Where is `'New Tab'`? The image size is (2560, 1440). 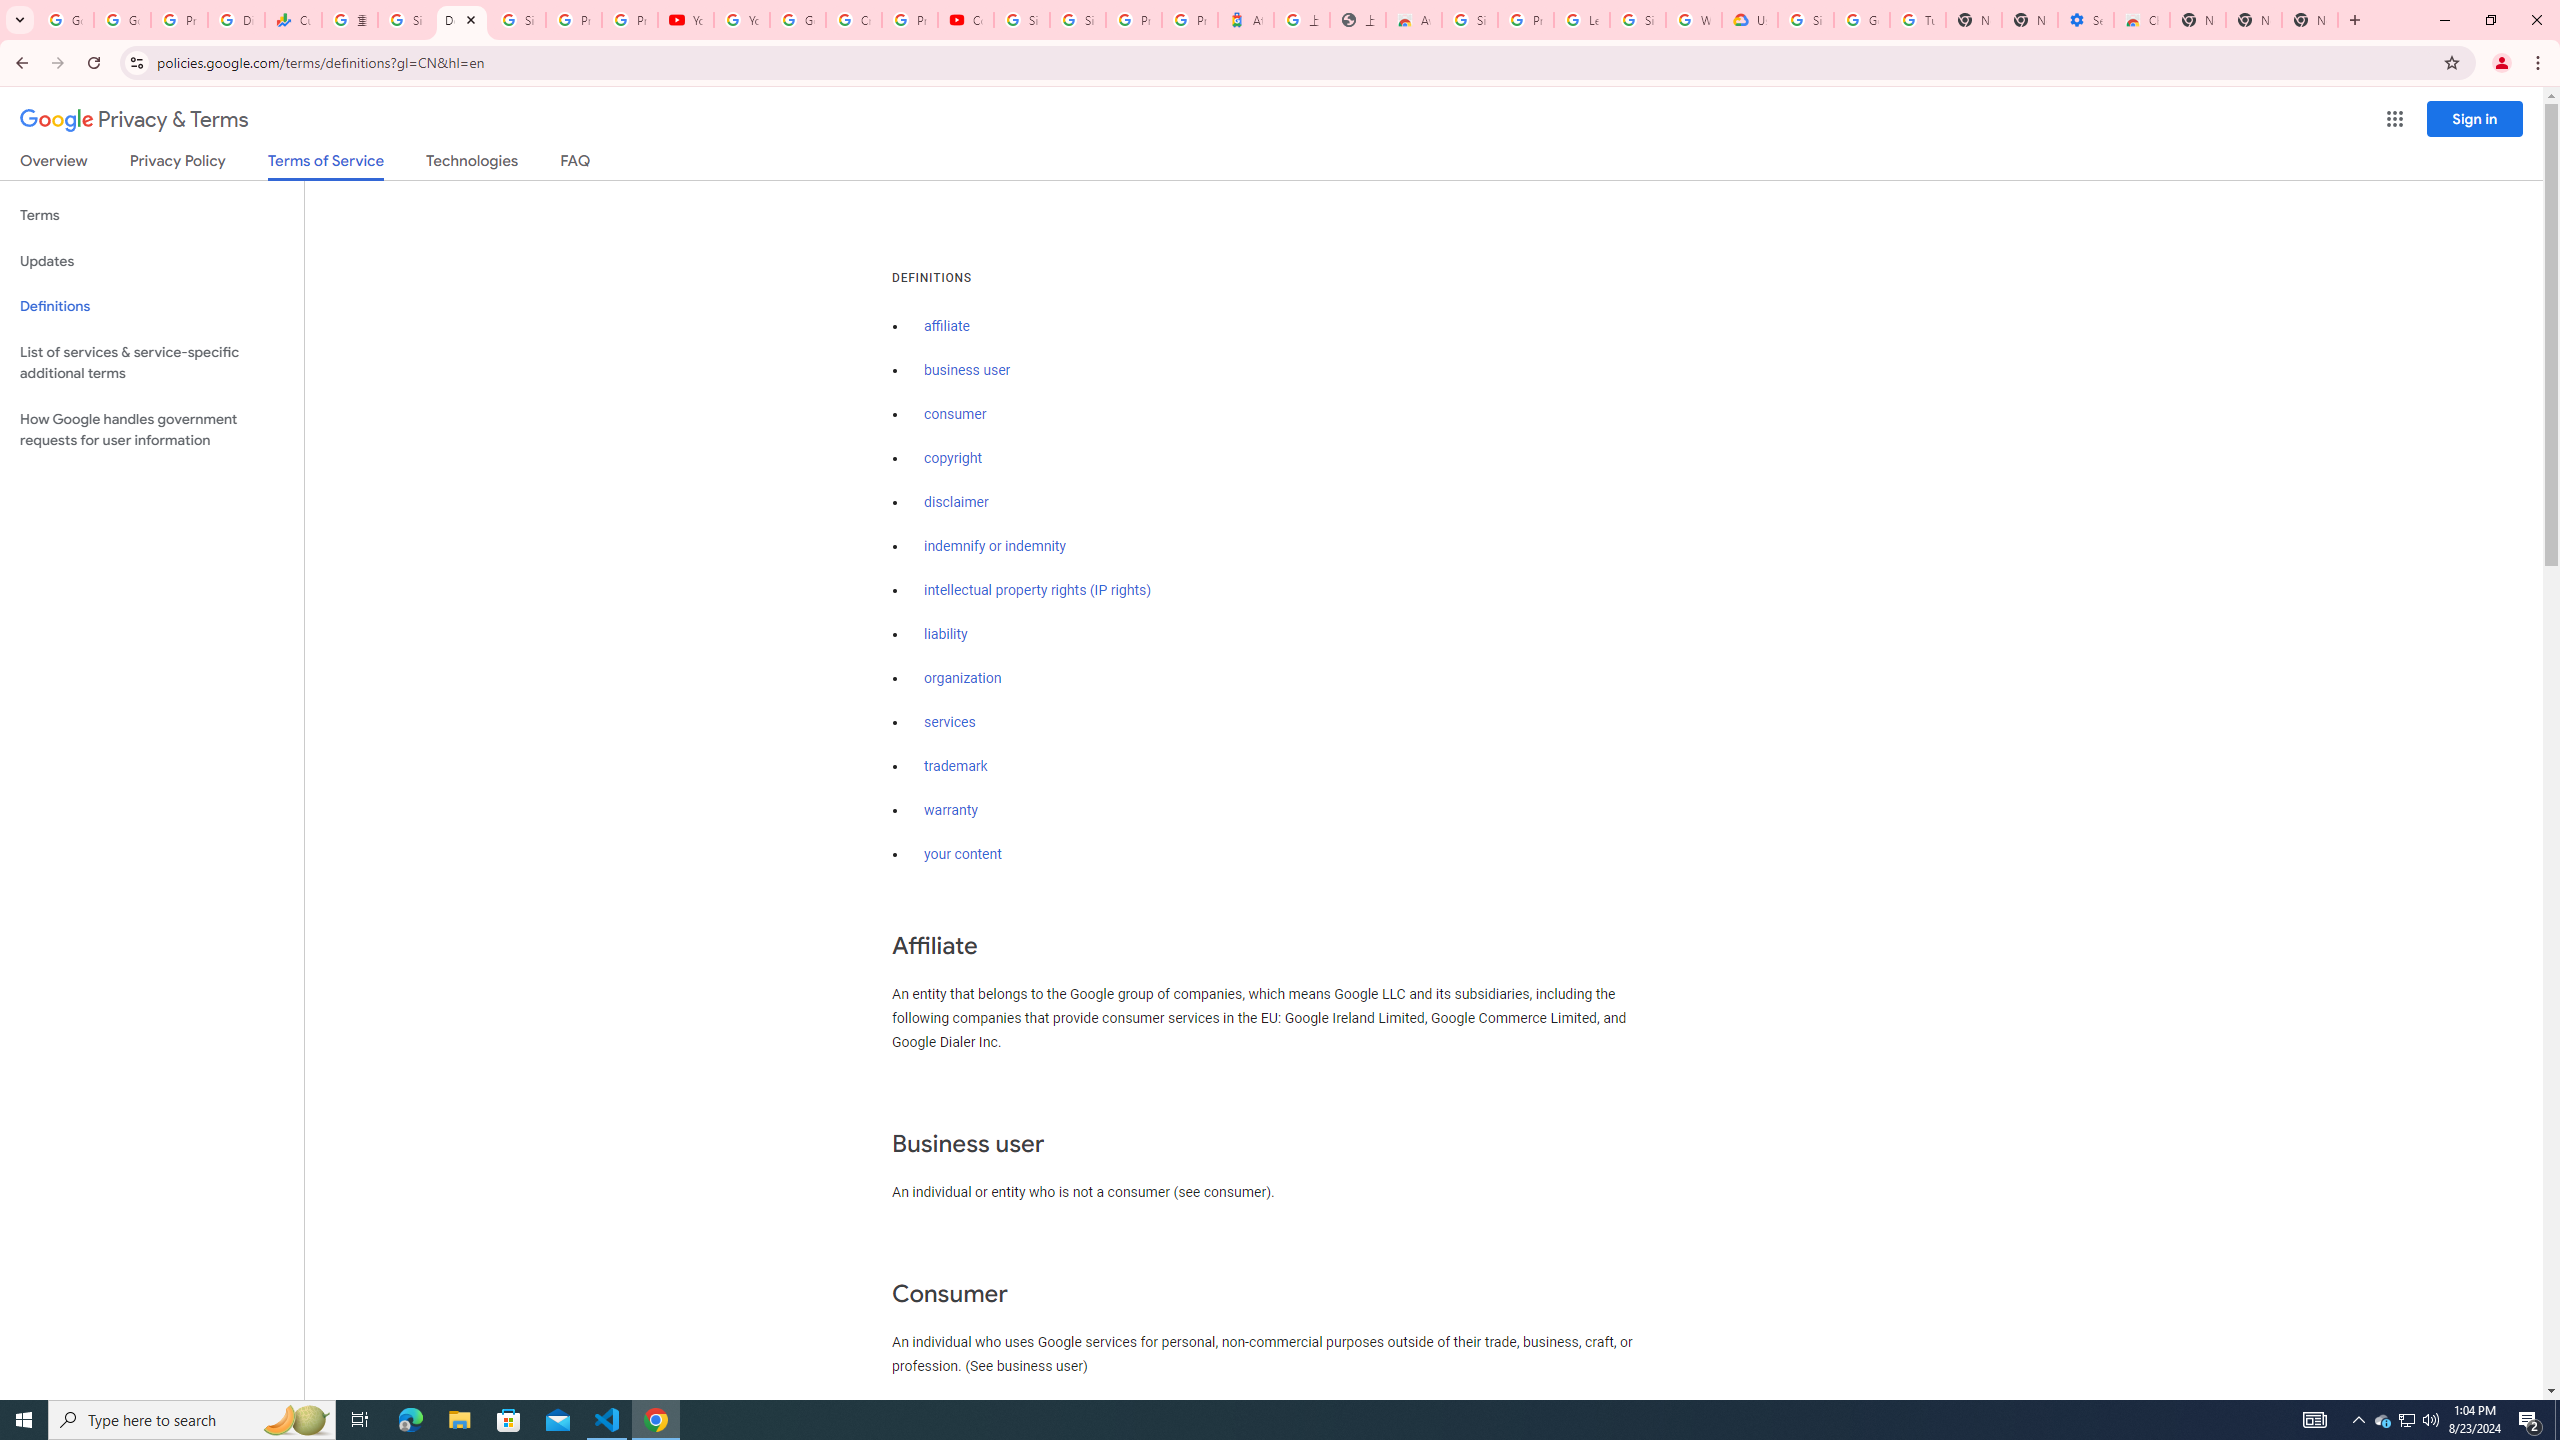
'New Tab' is located at coordinates (2197, 19).